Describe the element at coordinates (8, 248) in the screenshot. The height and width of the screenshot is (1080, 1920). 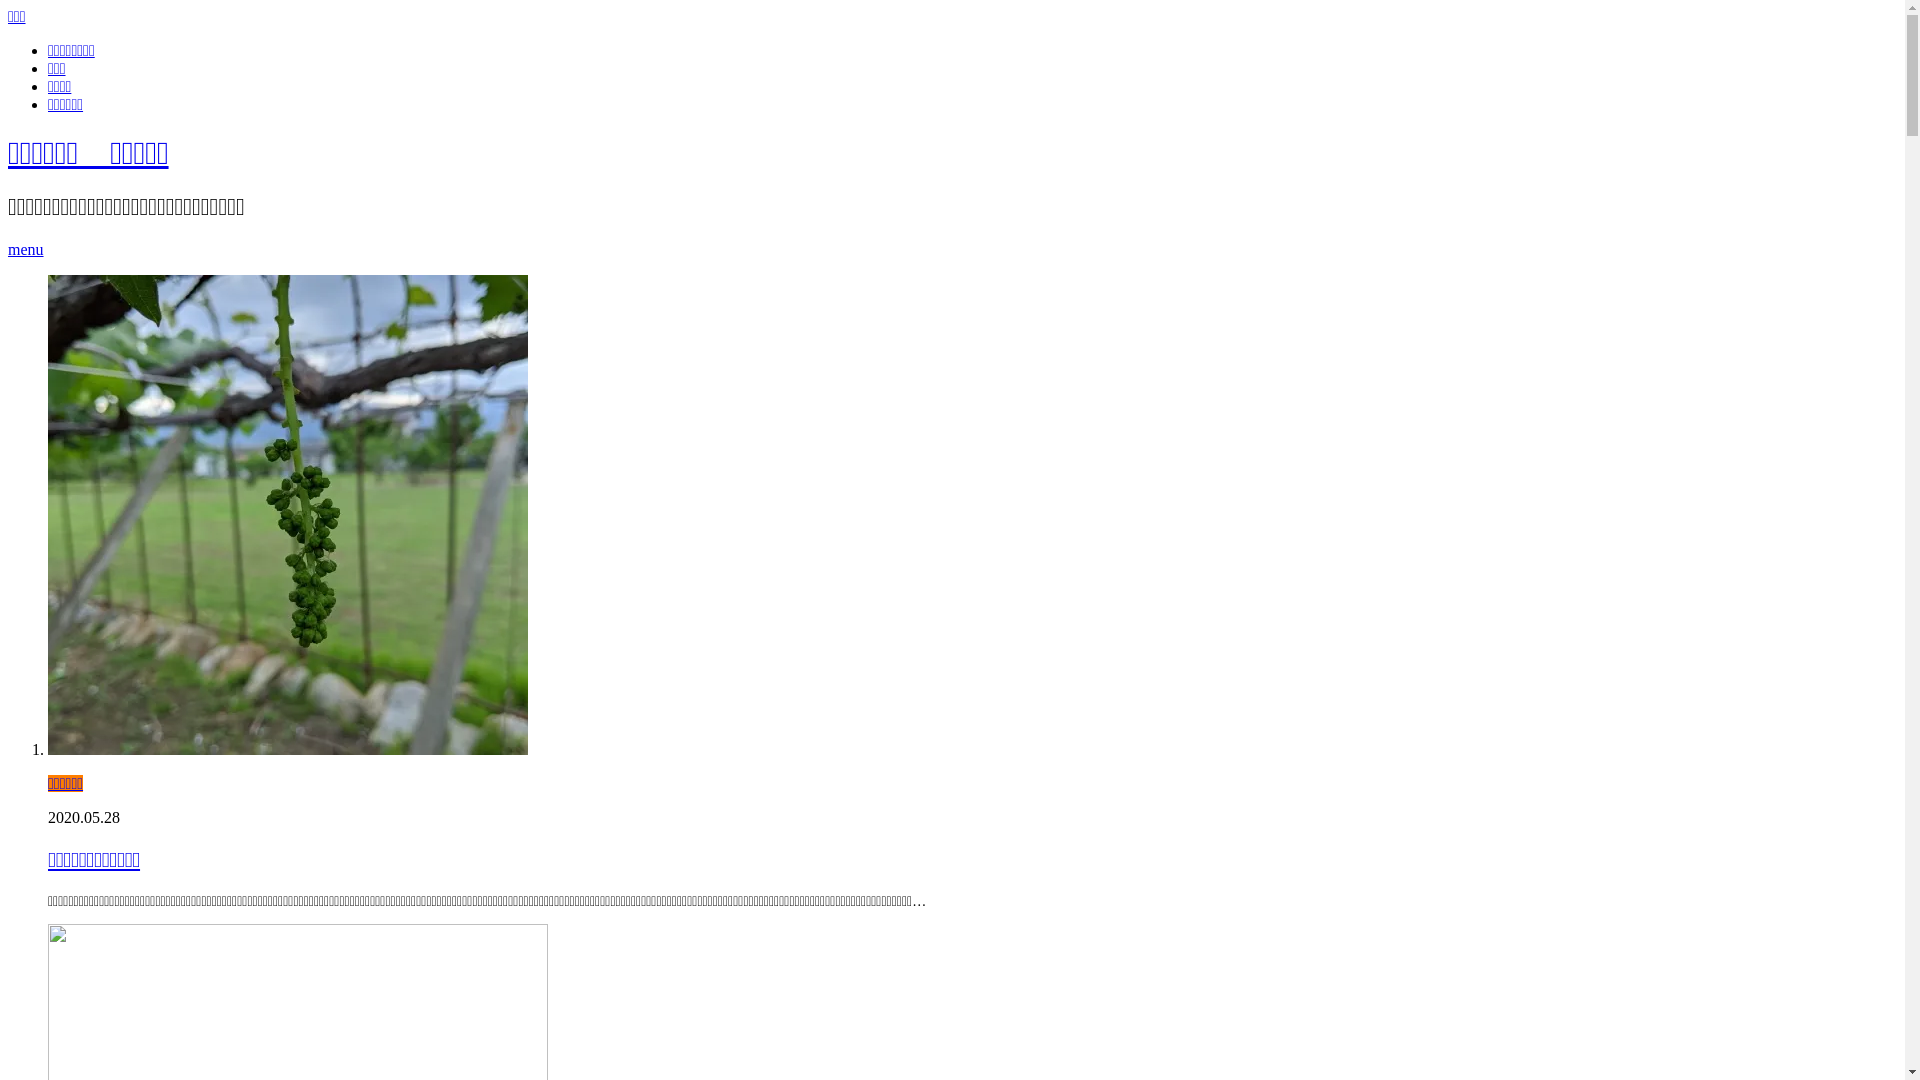
I see `'menu'` at that location.